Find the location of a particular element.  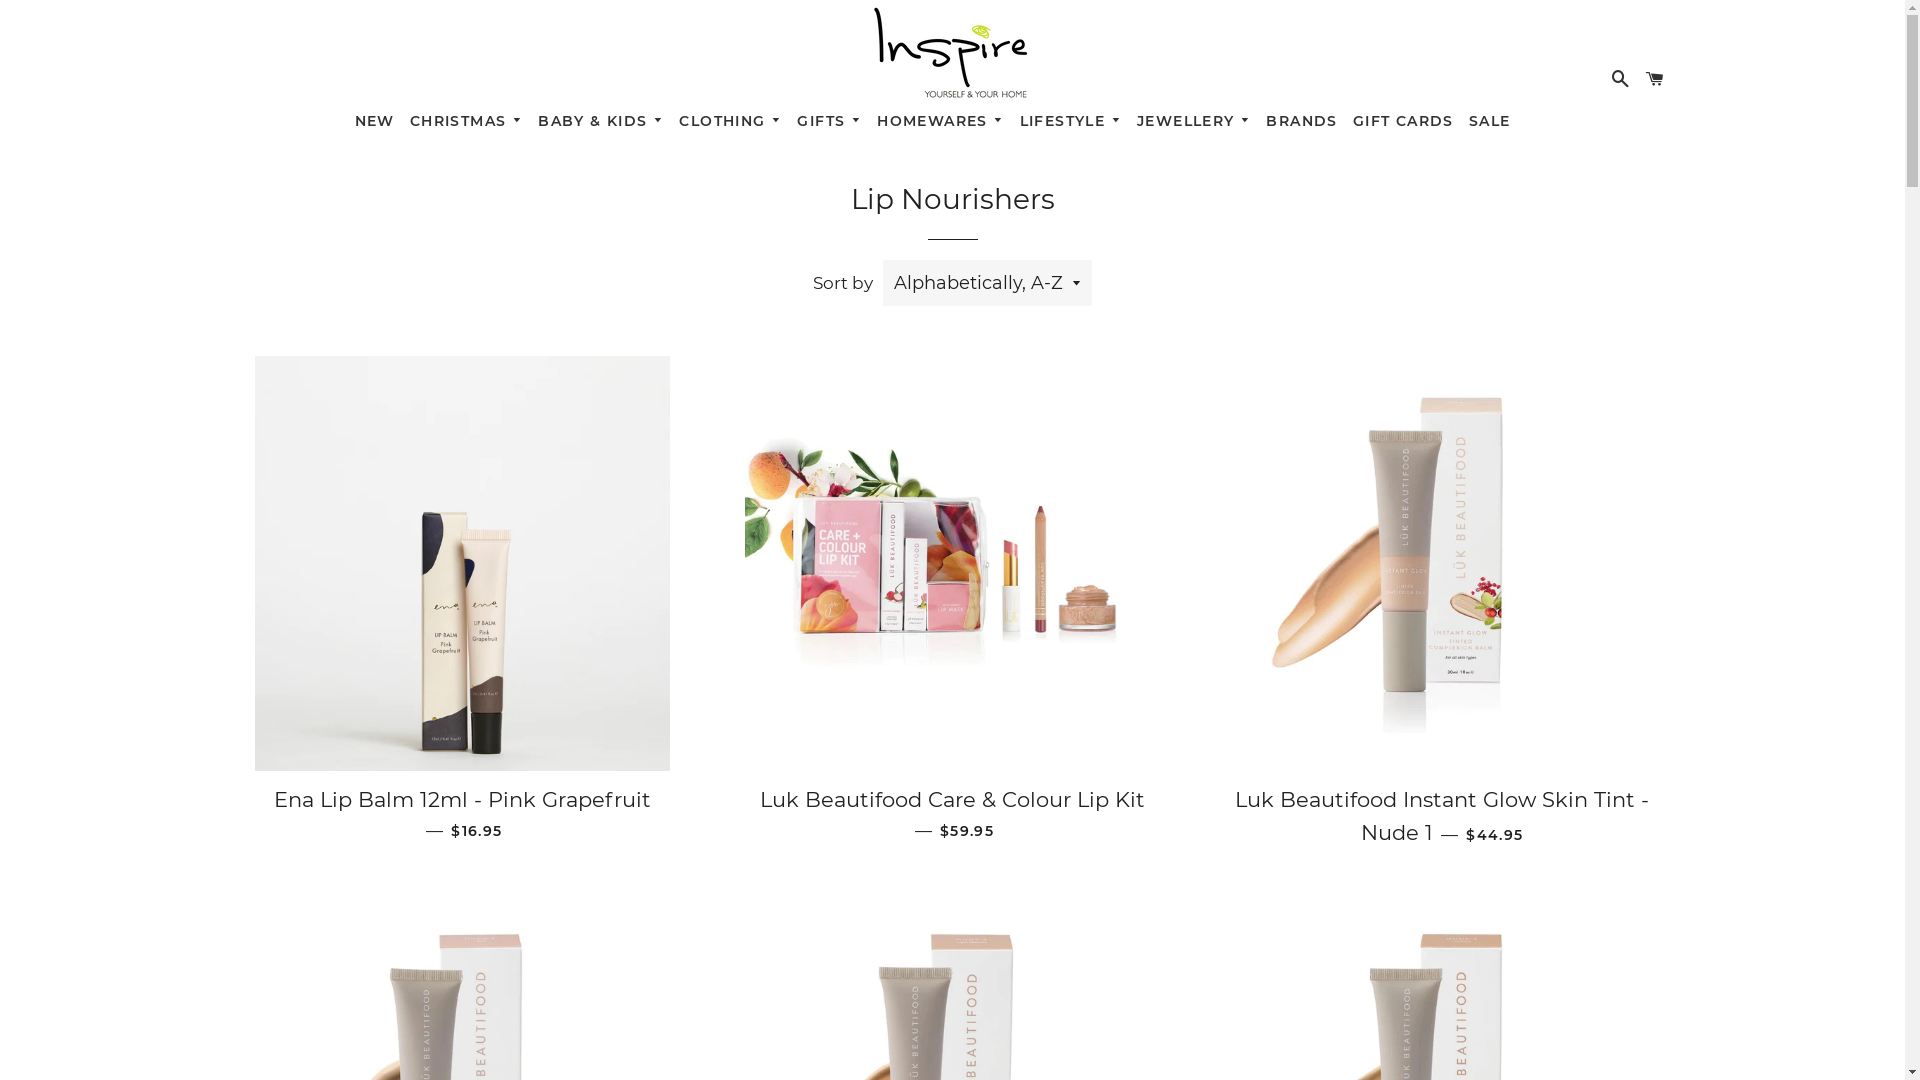

'SALE' is located at coordinates (1489, 117).